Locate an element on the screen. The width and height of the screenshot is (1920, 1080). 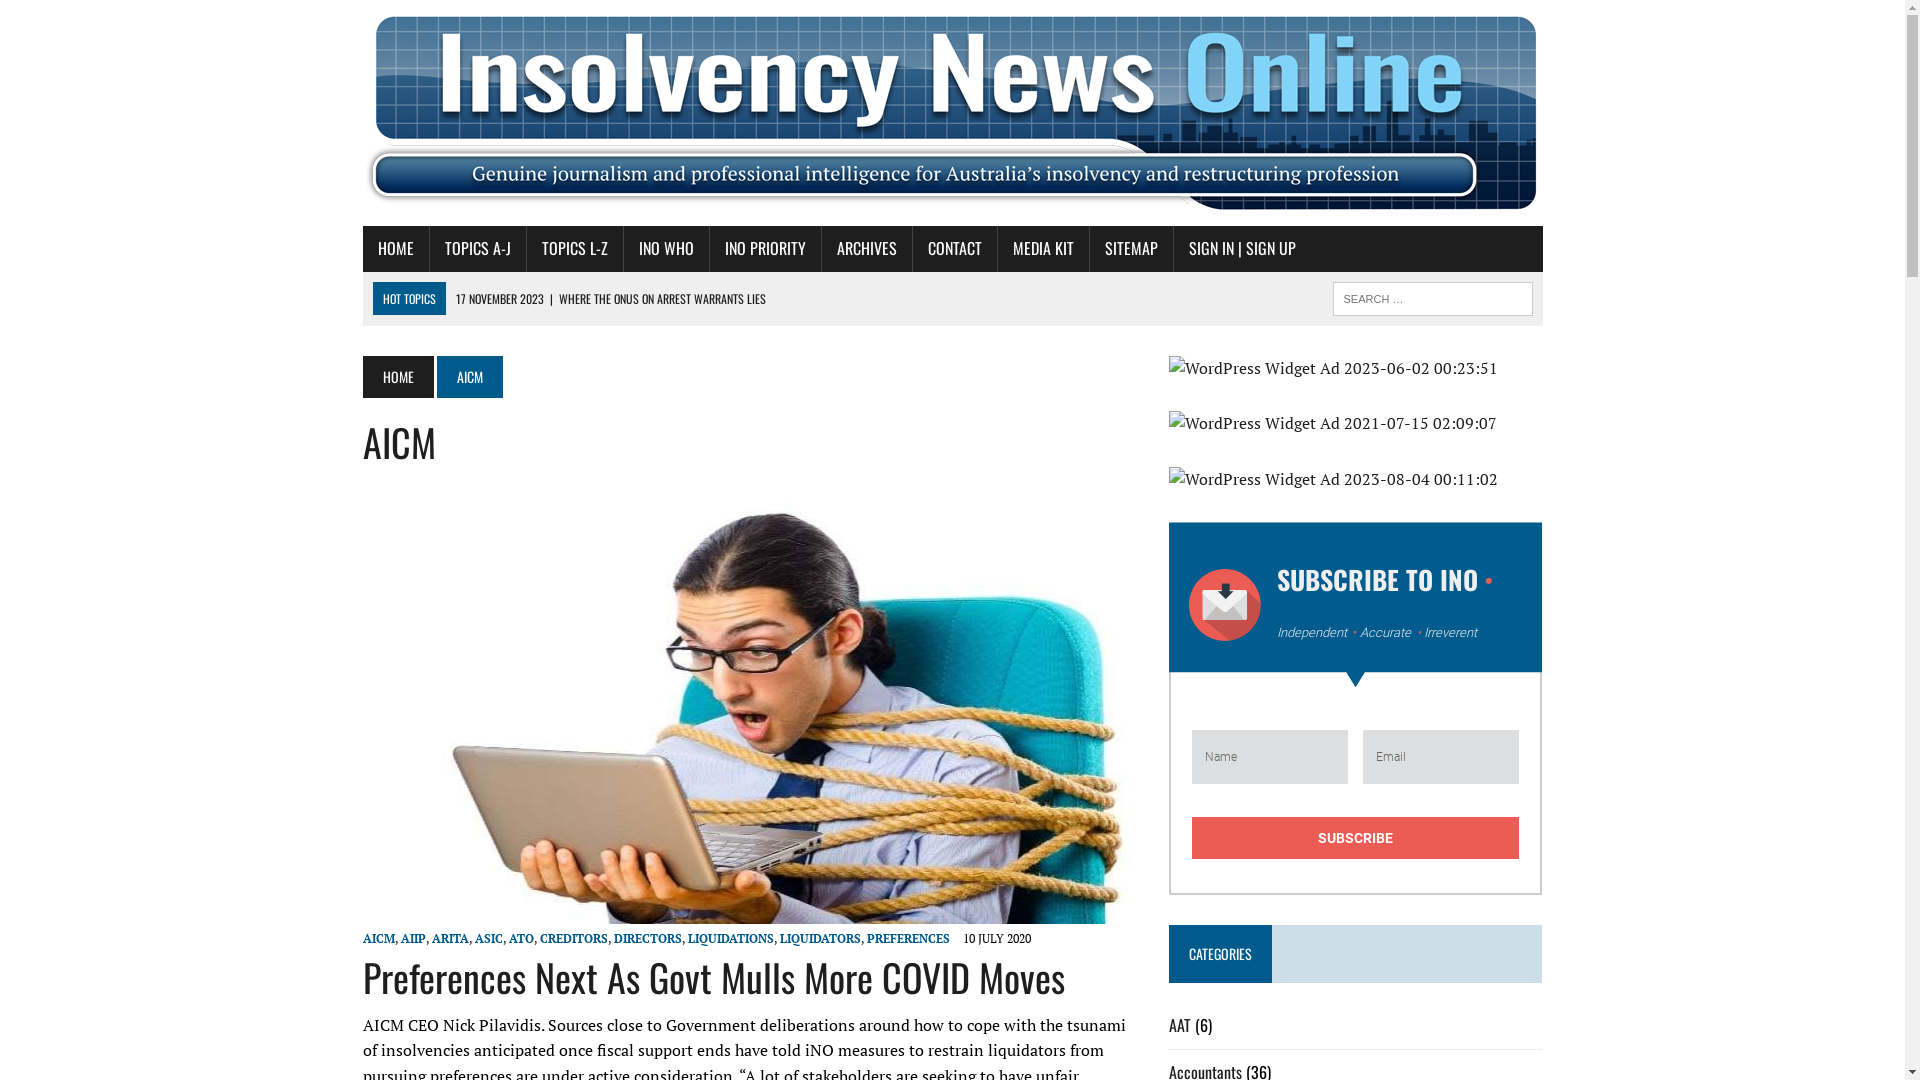
'PREFERENCES' is located at coordinates (906, 938).